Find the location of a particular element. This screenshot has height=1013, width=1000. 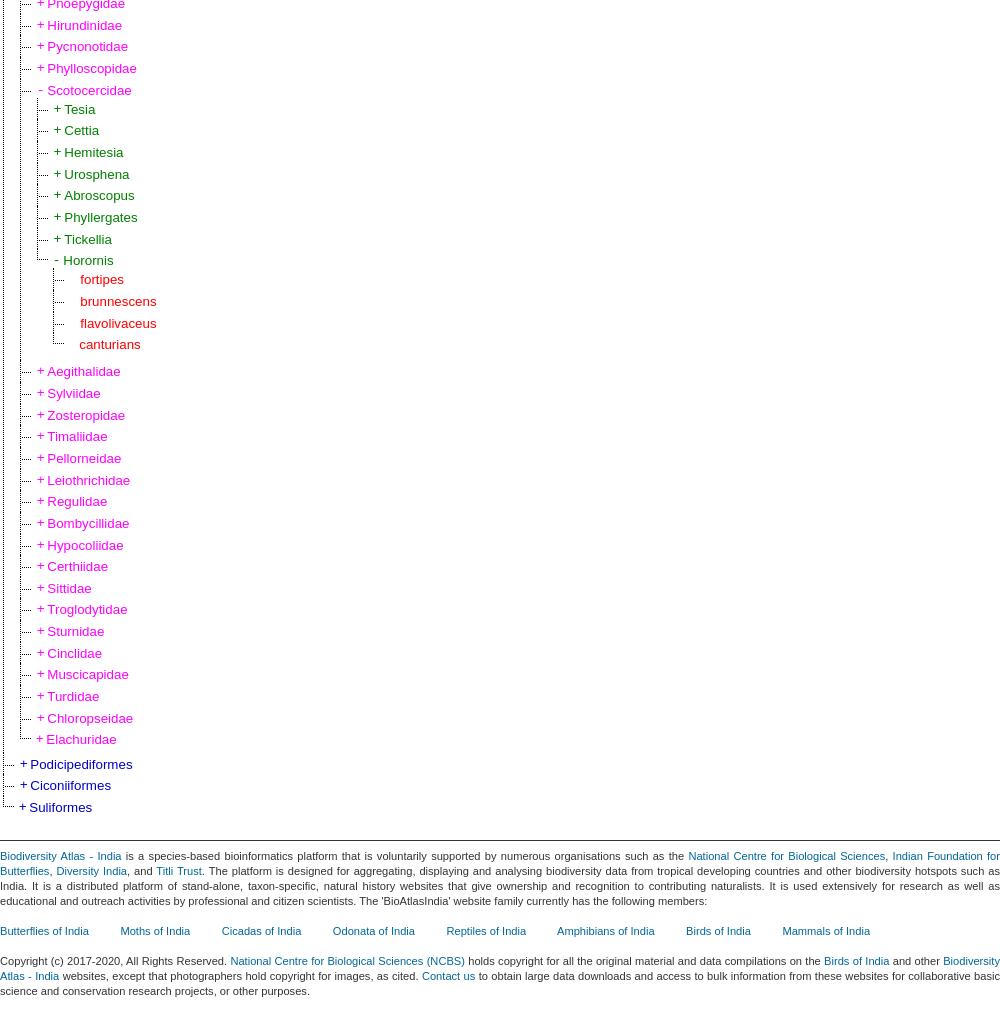

', and' is located at coordinates (141, 869).